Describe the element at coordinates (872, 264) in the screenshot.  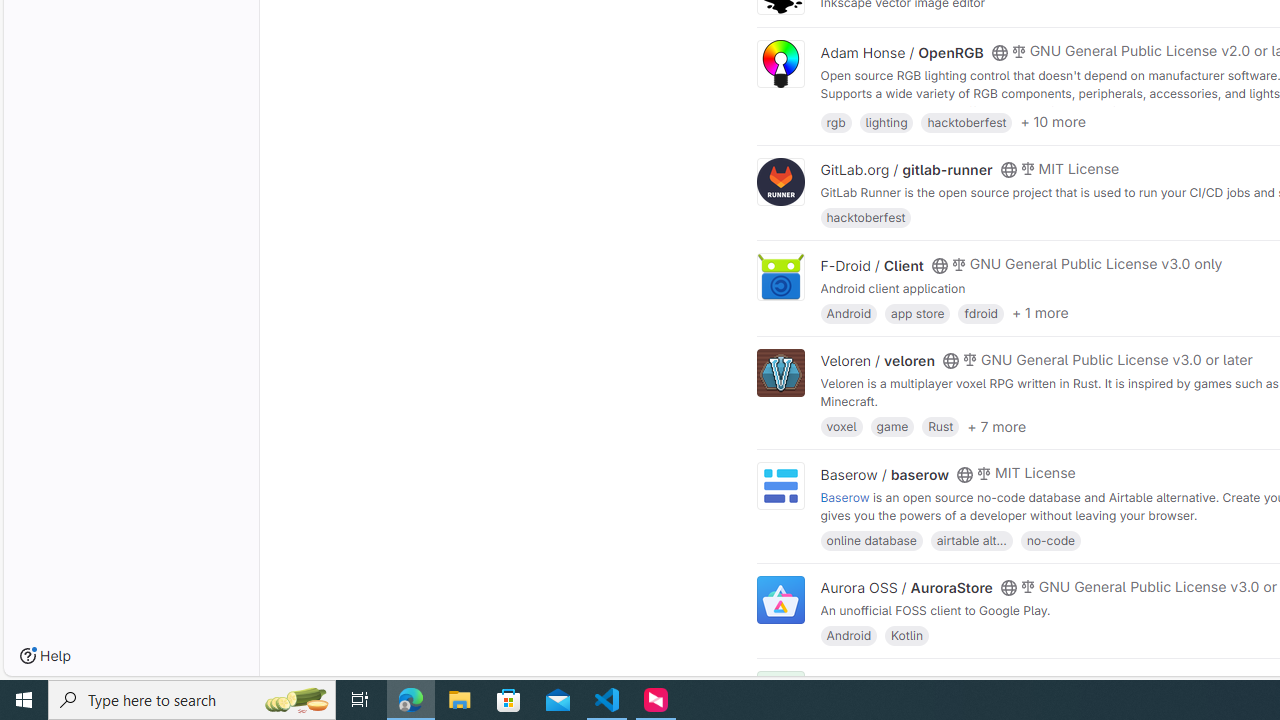
I see `'F-Droid / Client'` at that location.